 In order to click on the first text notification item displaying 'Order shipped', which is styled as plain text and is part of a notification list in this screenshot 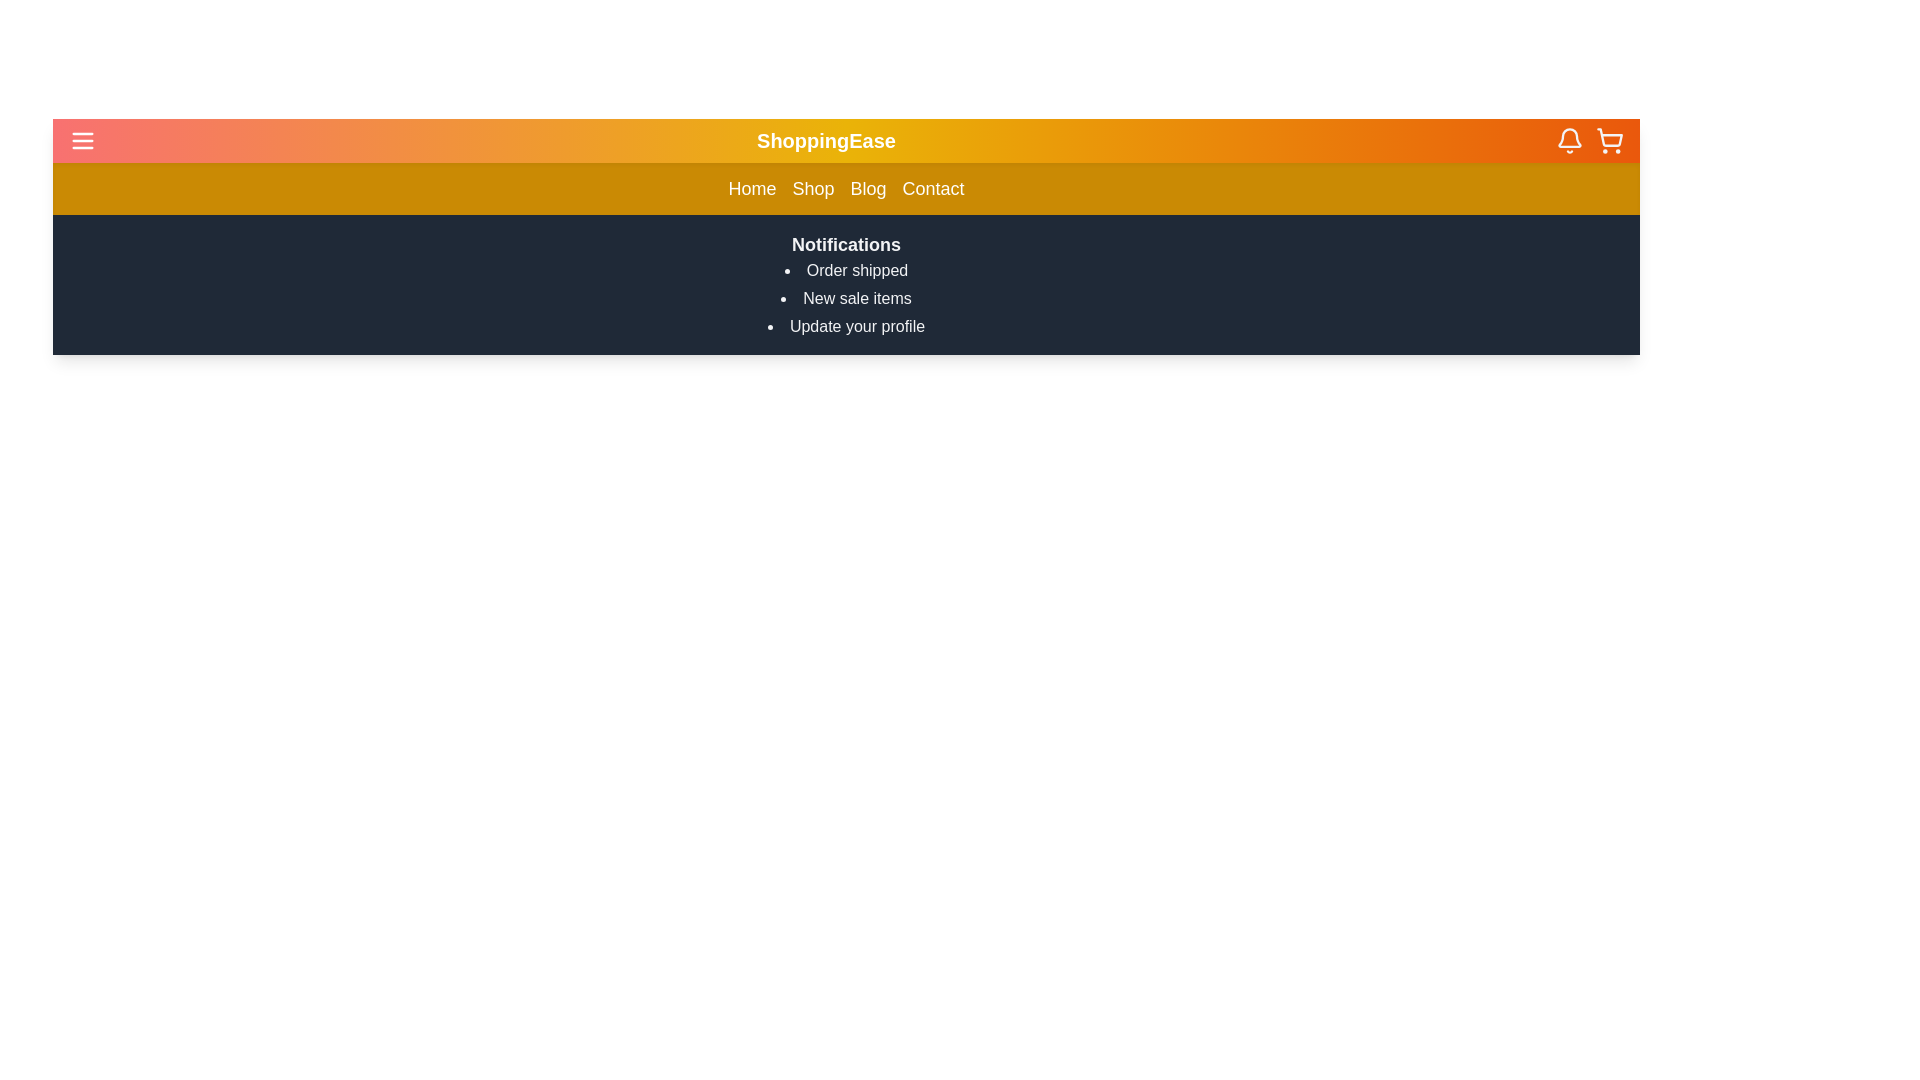, I will do `click(846, 270)`.